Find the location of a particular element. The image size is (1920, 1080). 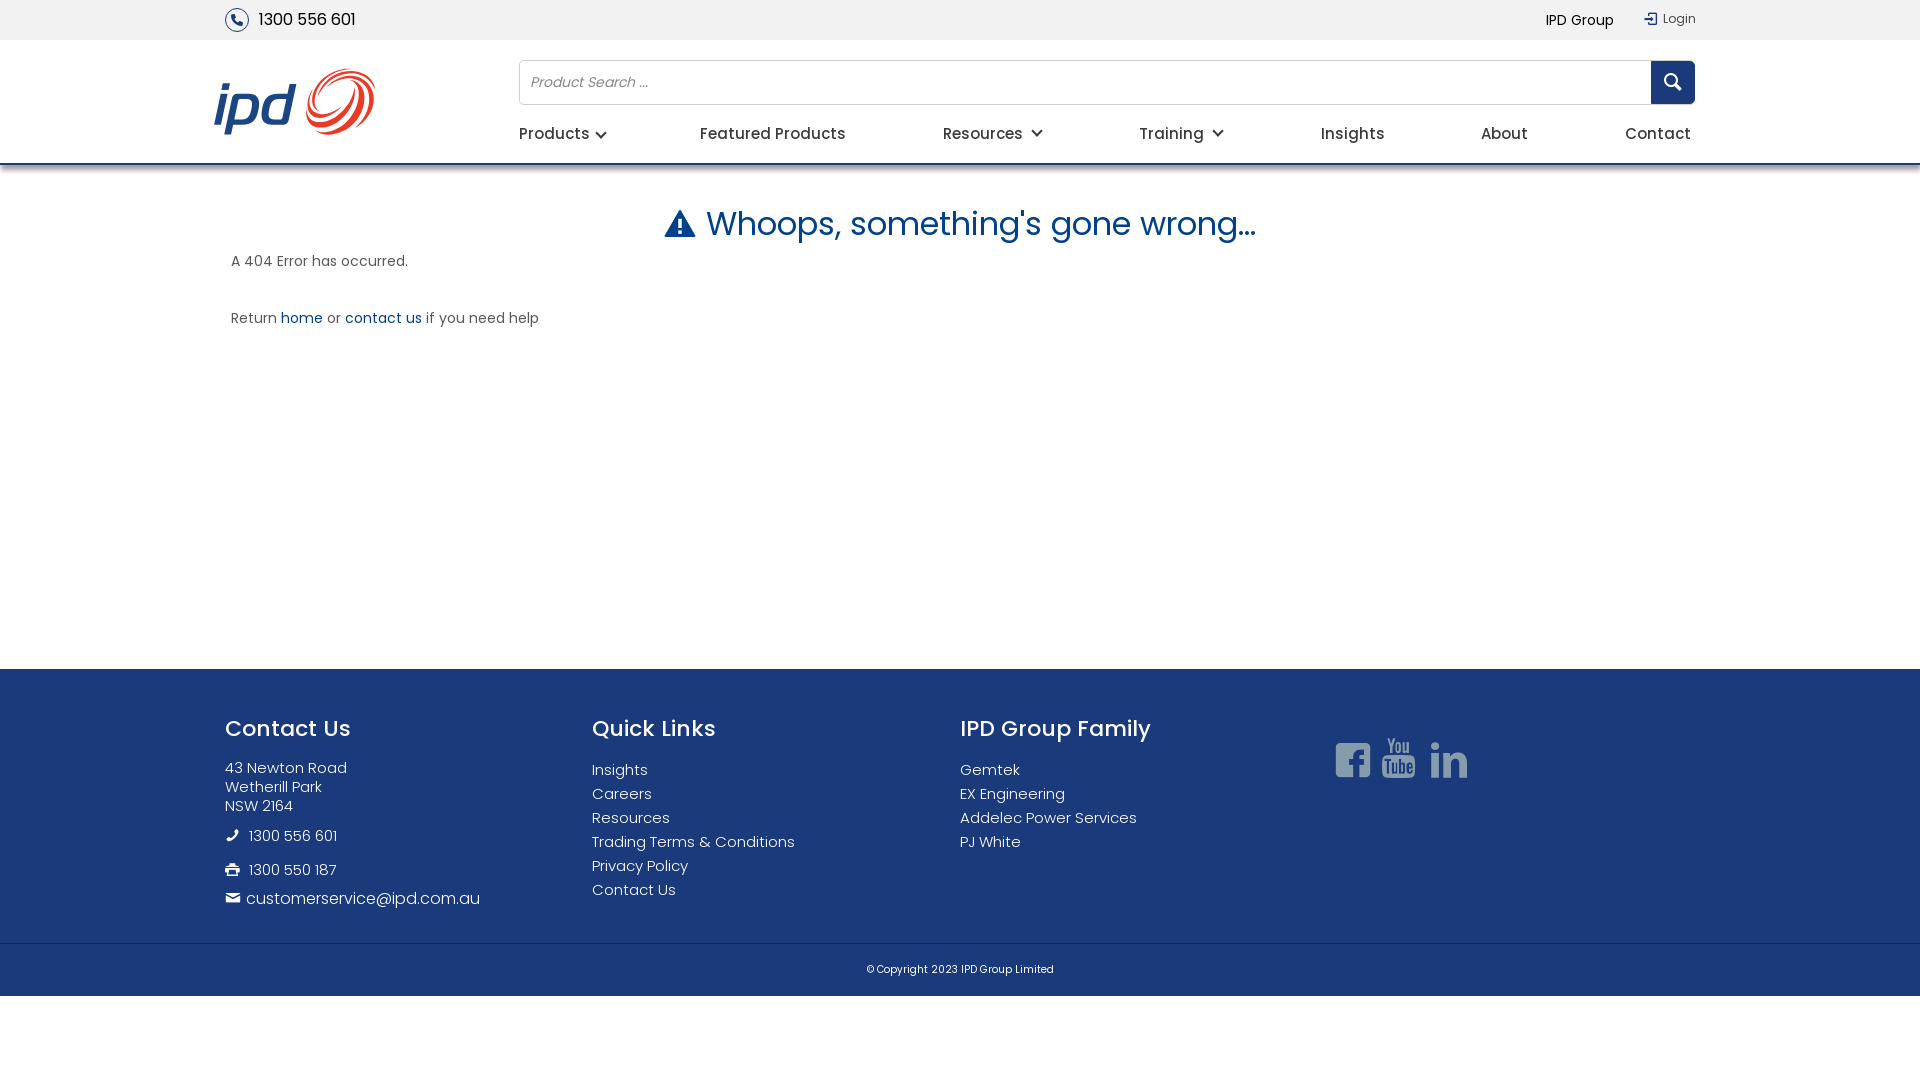

'Featured Products' is located at coordinates (771, 135).